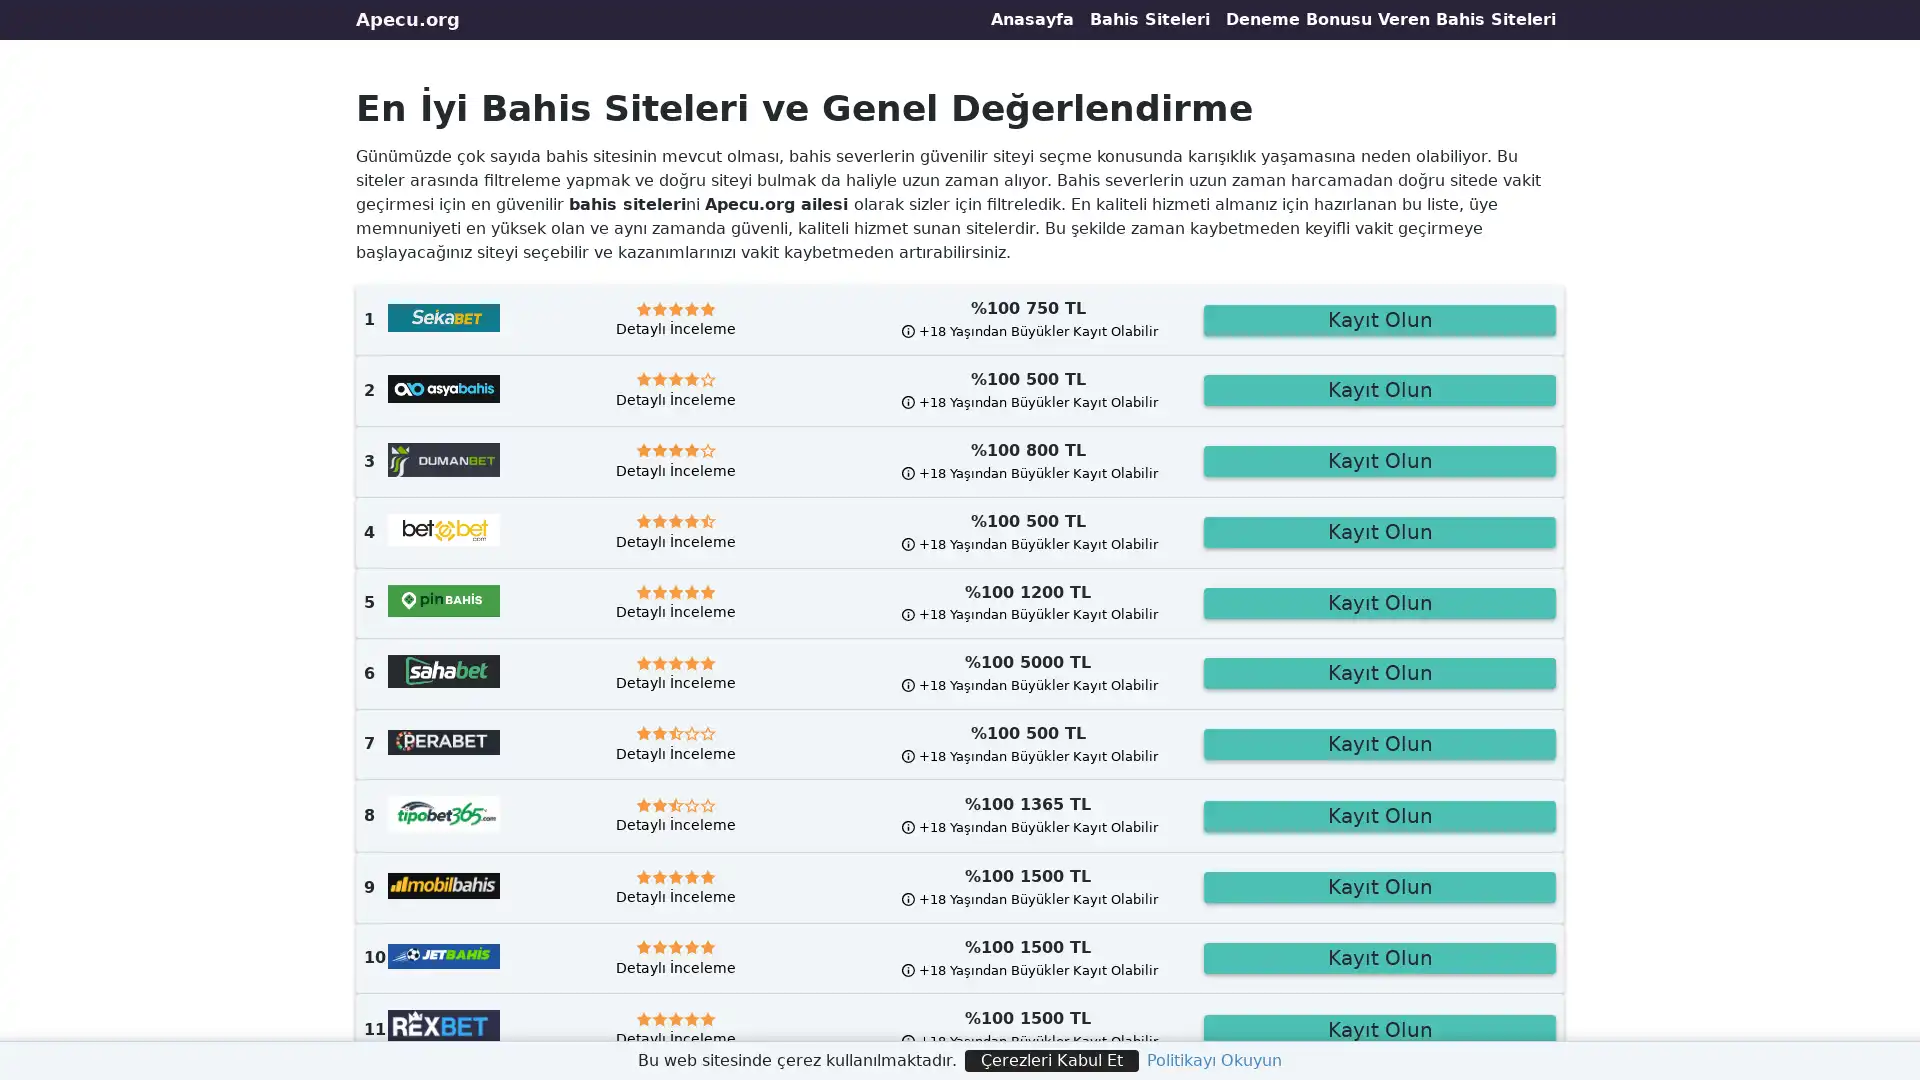 The height and width of the screenshot is (1080, 1920). I want to click on Load terms and conditions, so click(1027, 330).